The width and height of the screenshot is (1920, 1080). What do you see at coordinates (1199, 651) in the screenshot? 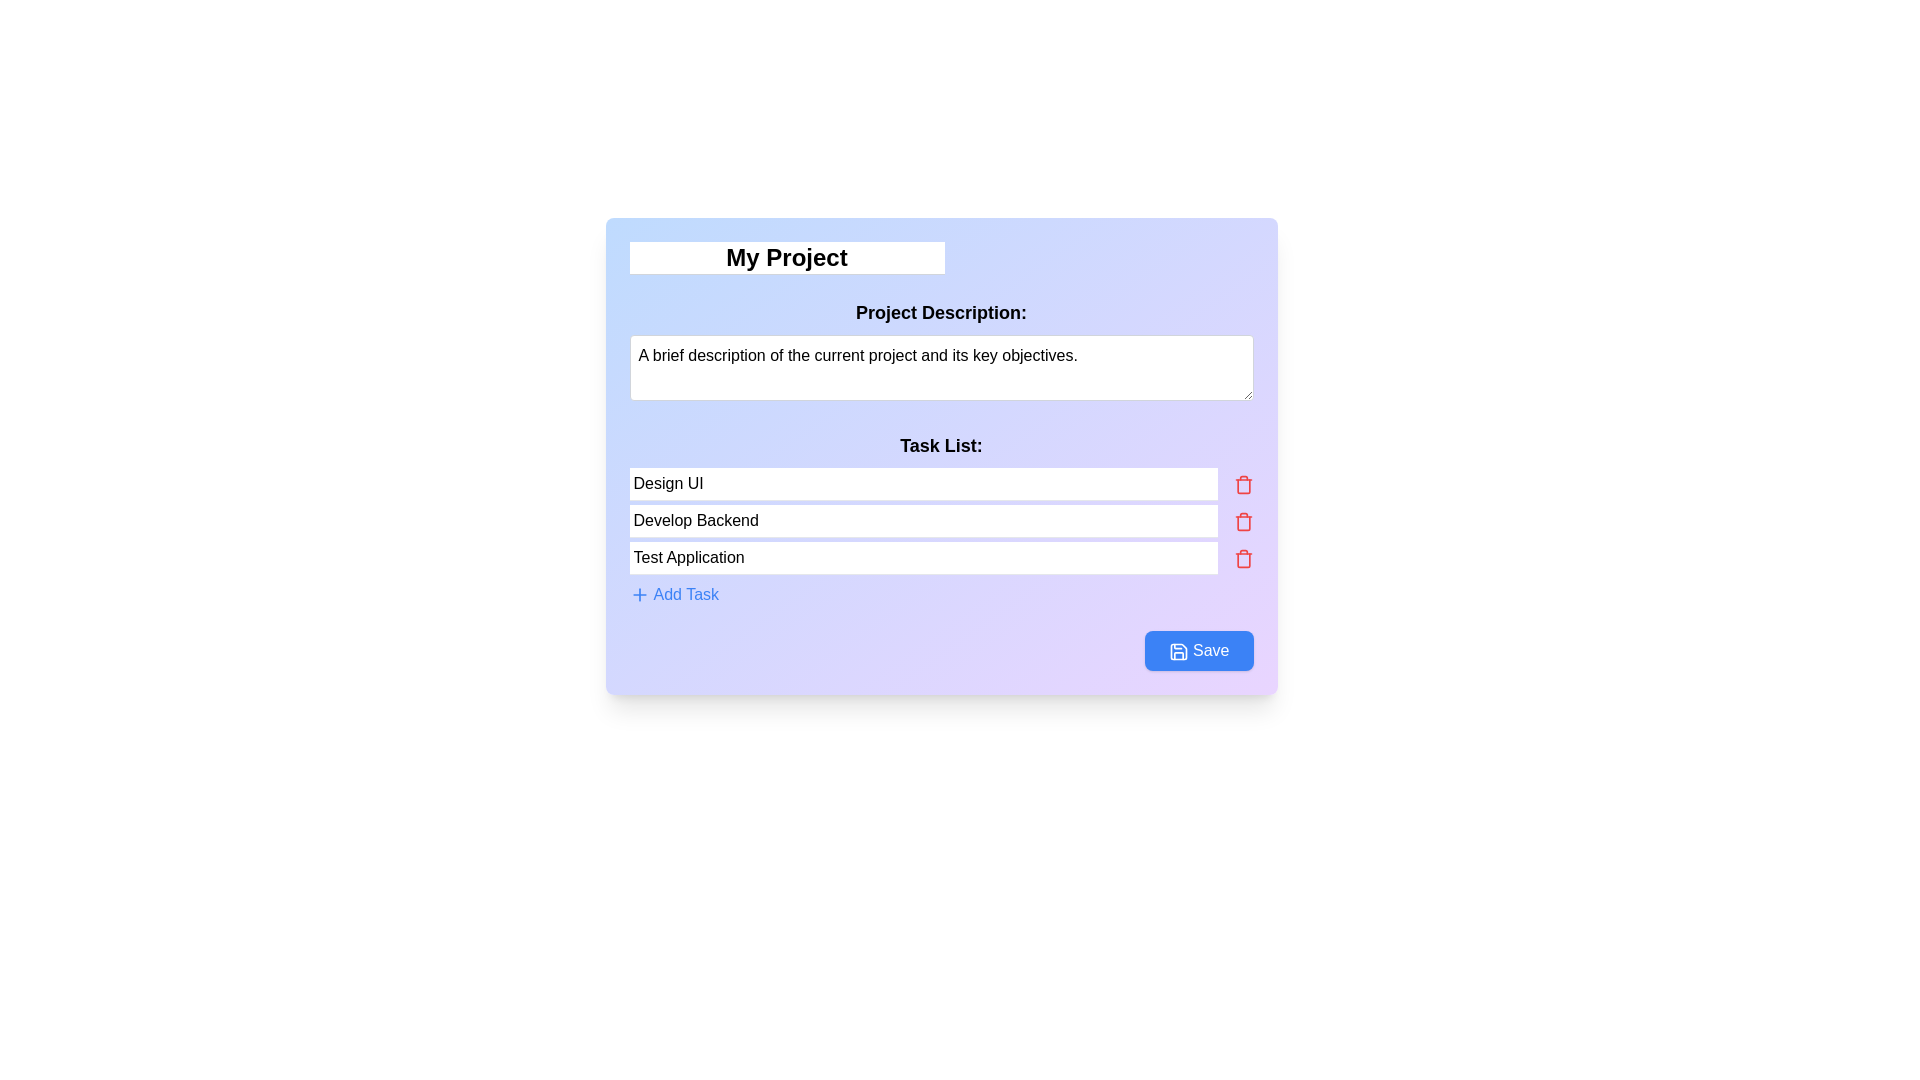
I see `the save button located at the bottom-right of the 'My Project' form to change its background color` at bounding box center [1199, 651].